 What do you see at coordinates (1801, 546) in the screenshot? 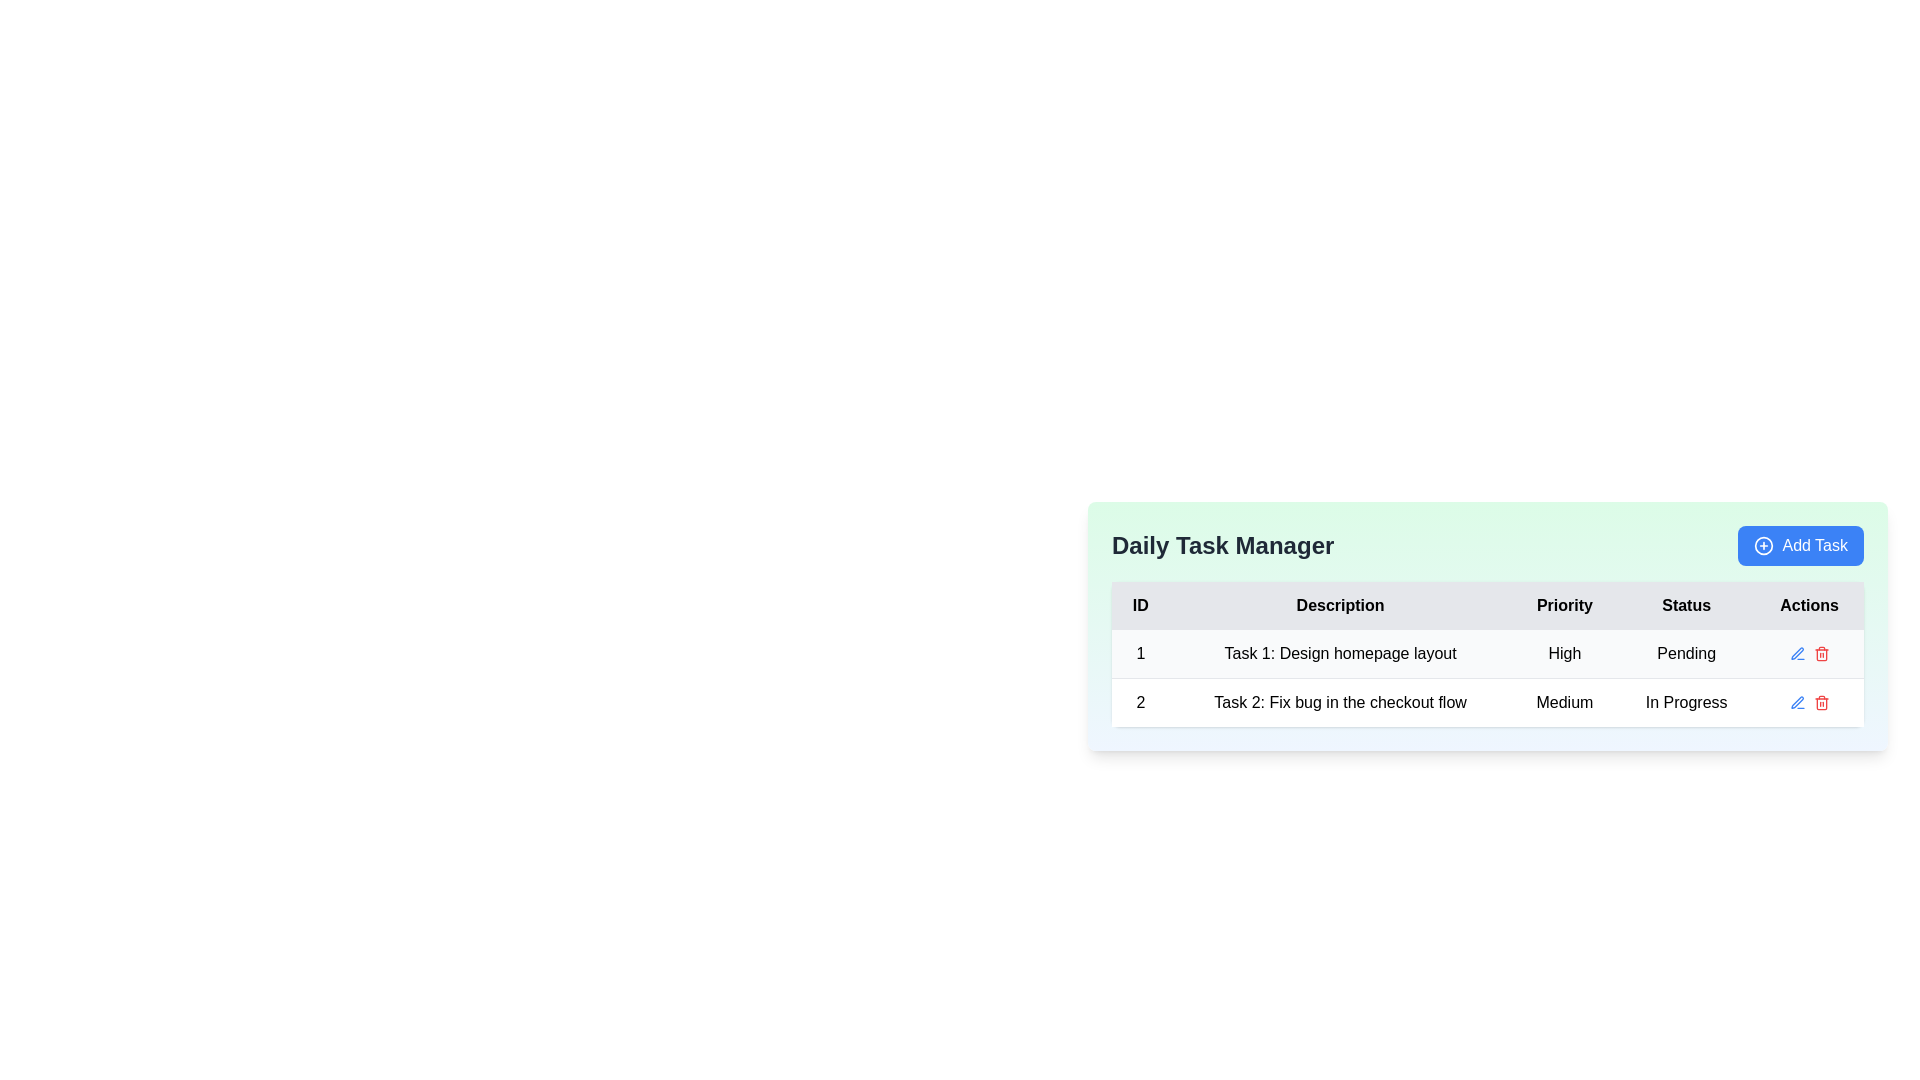
I see `the button located to the right of the 'Daily Task Manager' title` at bounding box center [1801, 546].